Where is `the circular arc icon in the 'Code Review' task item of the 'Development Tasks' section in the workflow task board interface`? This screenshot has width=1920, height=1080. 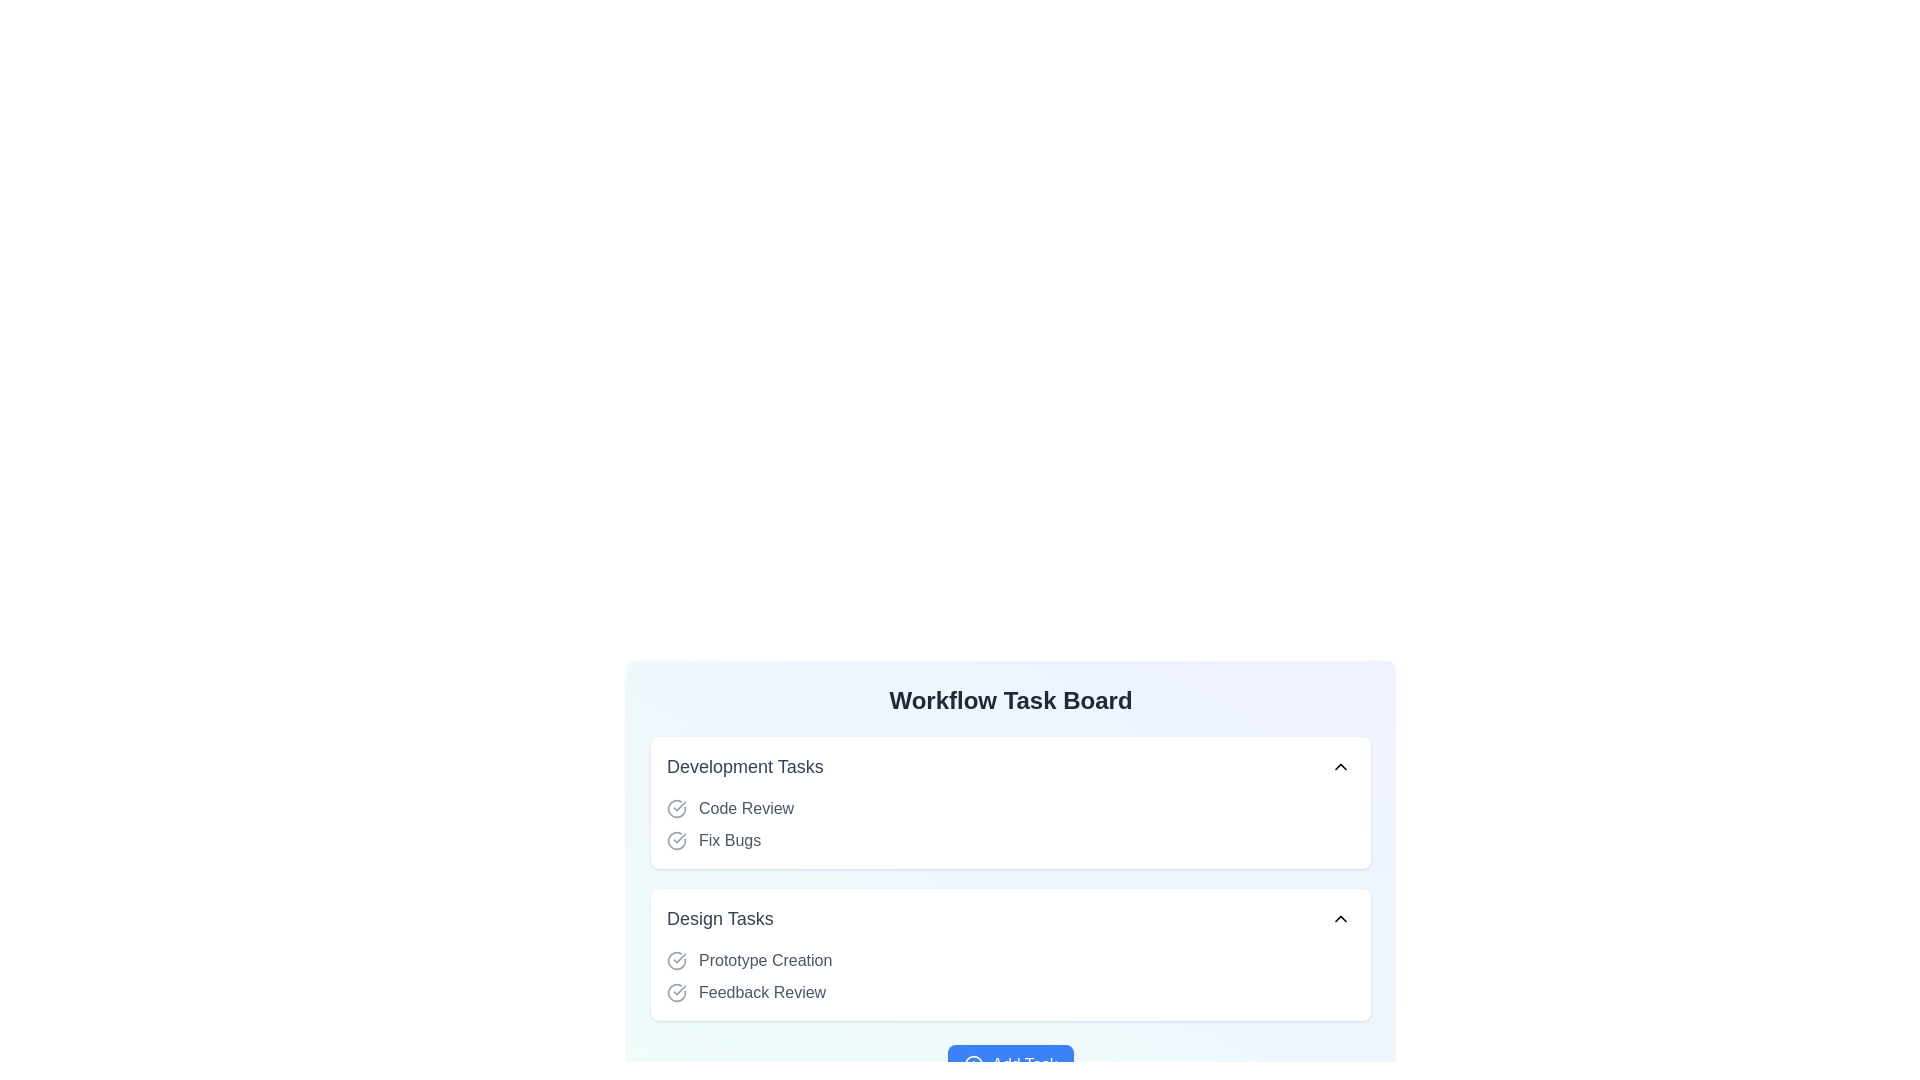
the circular arc icon in the 'Code Review' task item of the 'Development Tasks' section in the workflow task board interface is located at coordinates (676, 808).